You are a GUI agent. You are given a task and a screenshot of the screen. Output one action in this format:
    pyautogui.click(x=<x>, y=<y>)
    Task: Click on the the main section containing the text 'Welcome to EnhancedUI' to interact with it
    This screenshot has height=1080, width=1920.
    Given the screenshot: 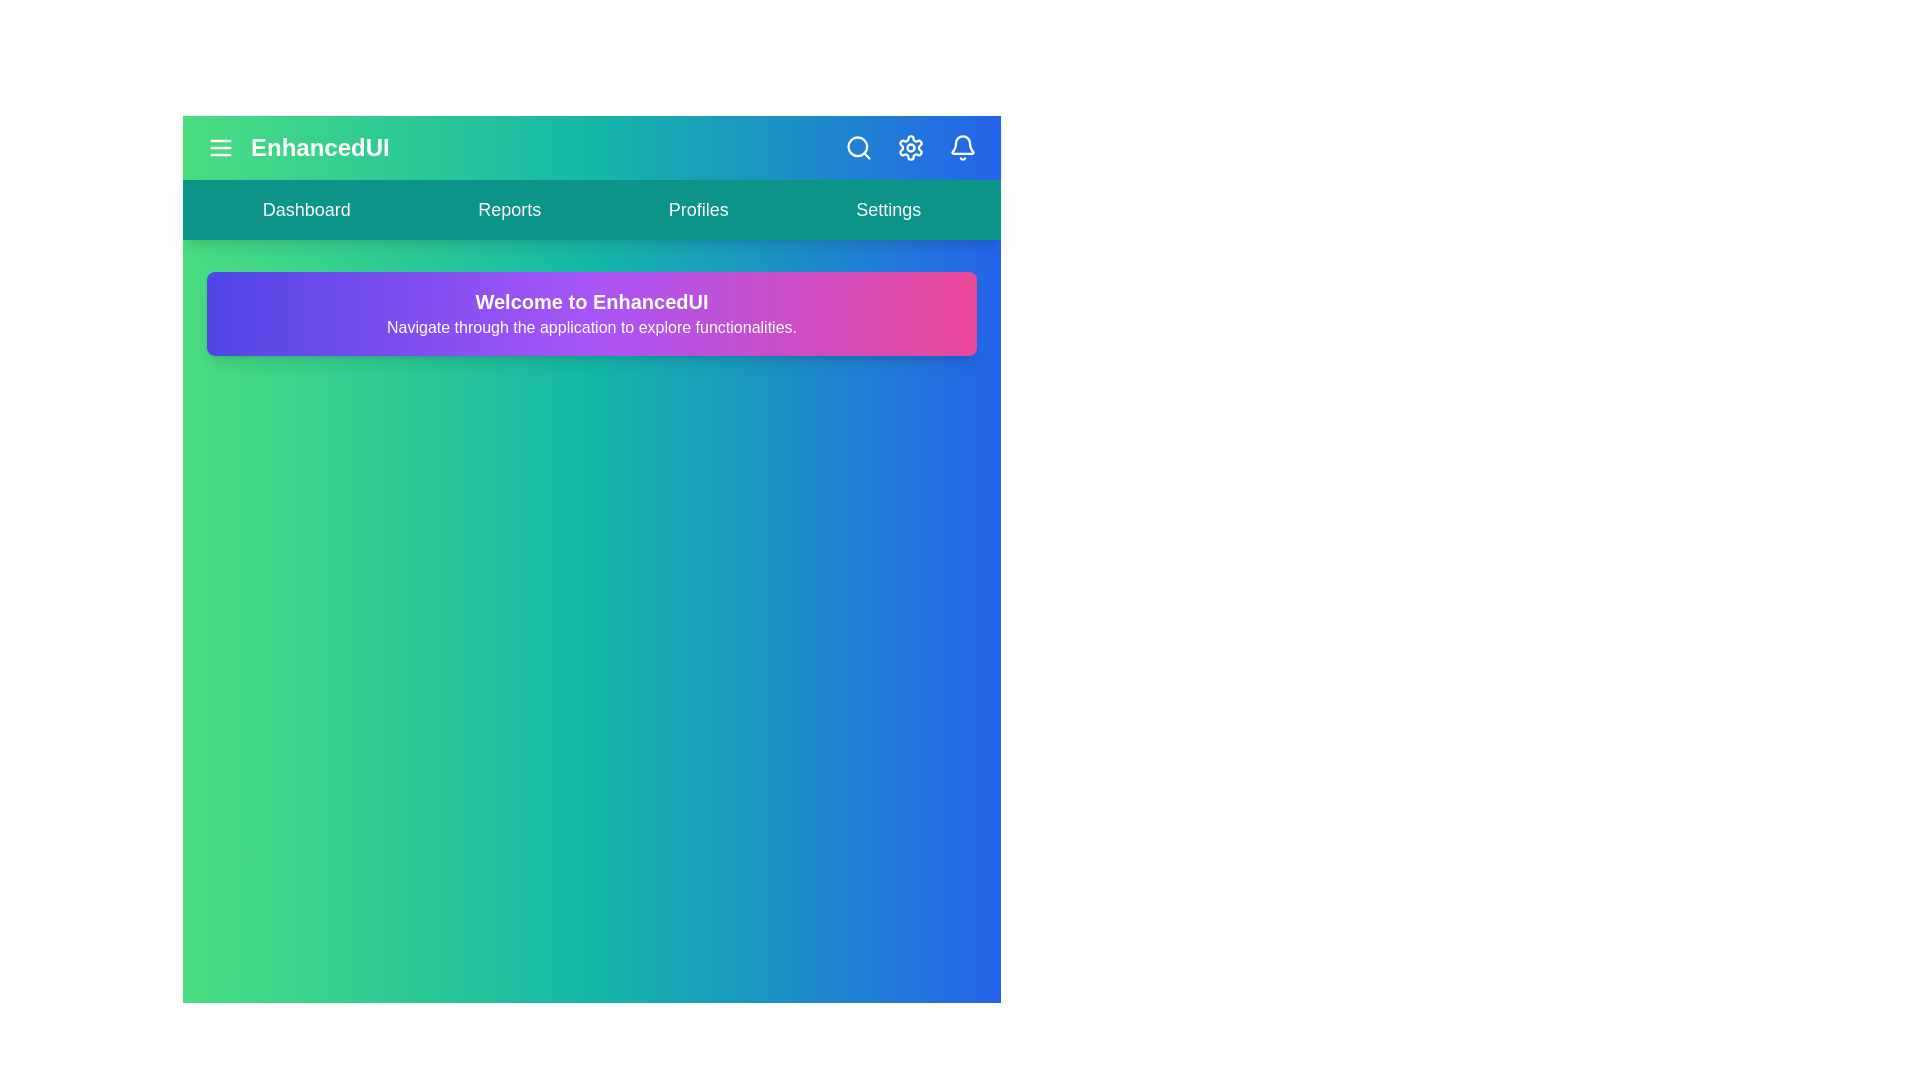 What is the action you would take?
    pyautogui.click(x=590, y=313)
    